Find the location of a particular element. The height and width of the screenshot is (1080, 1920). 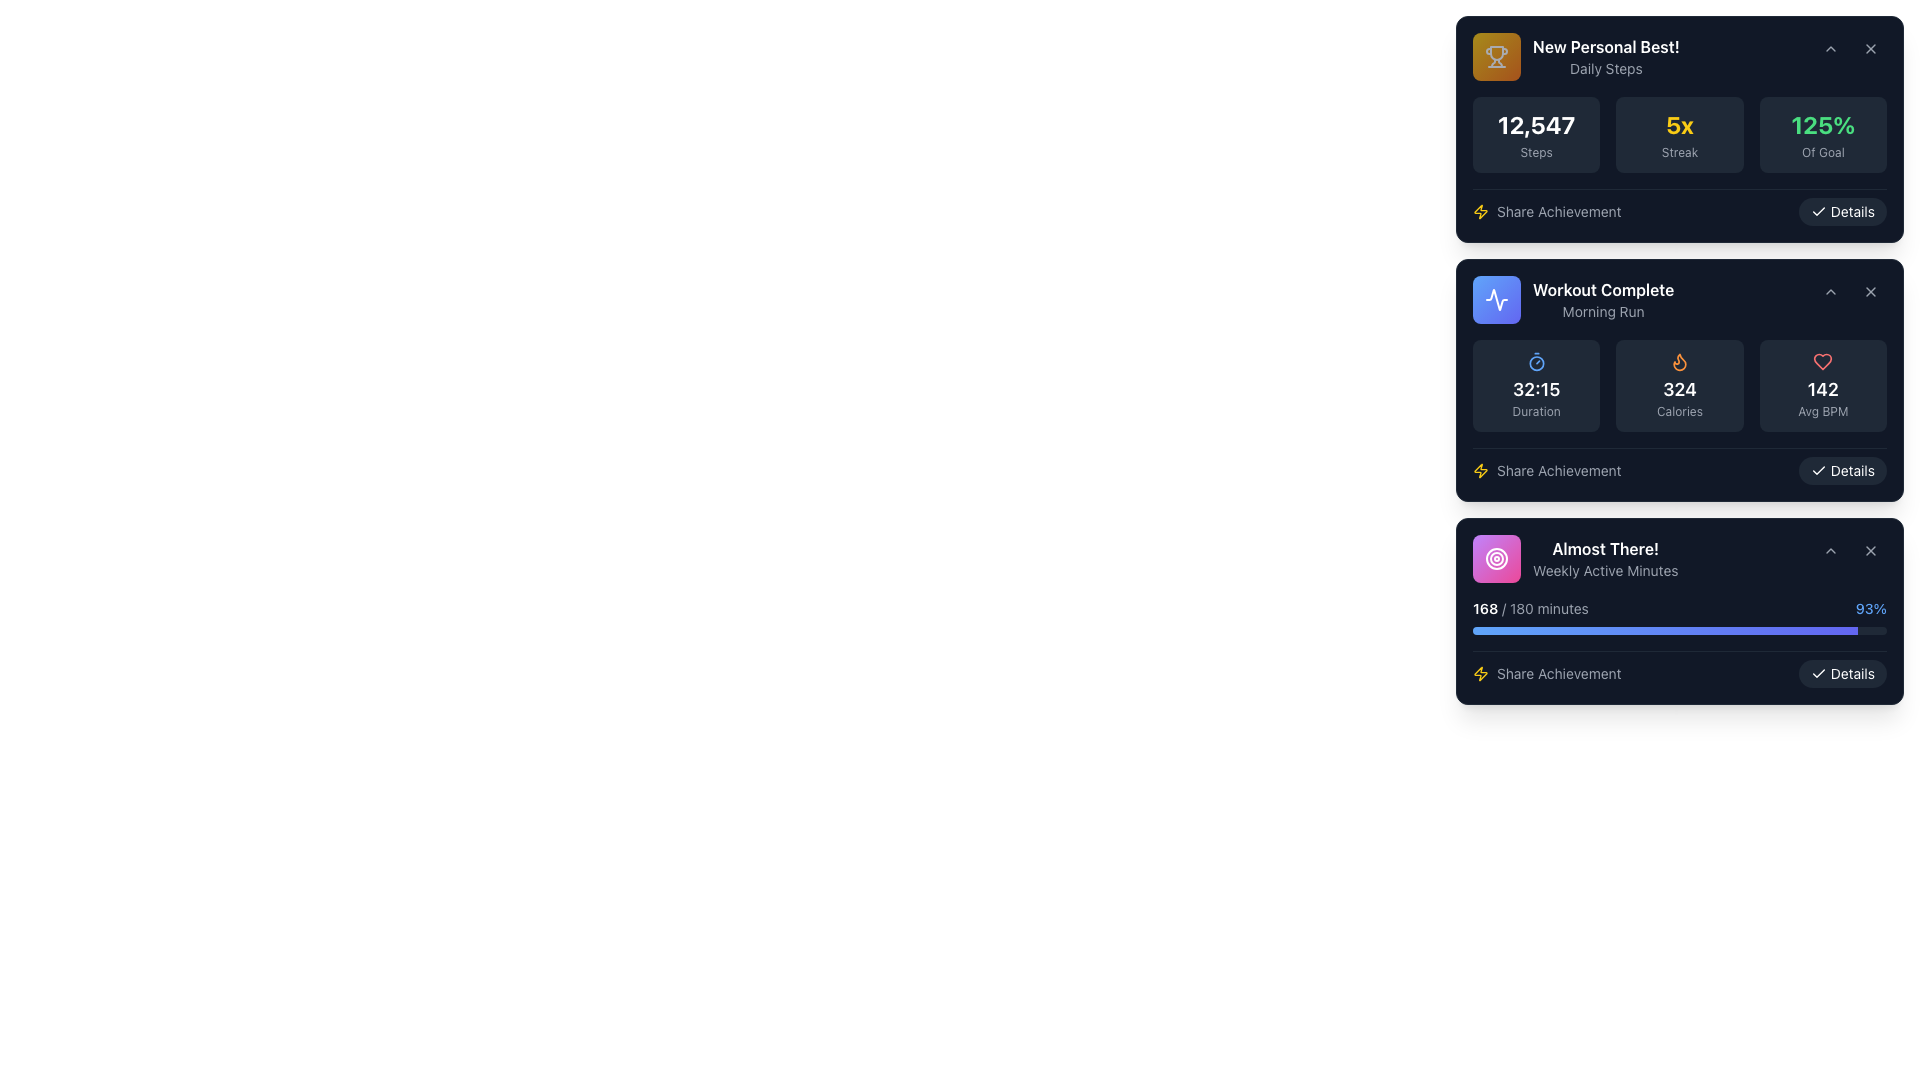

the static text label that indicates 'Share Achievement', located at the bottom of a card containing workout session data, positioned to the right of a yellow lightning bolt icon is located at coordinates (1558, 470).